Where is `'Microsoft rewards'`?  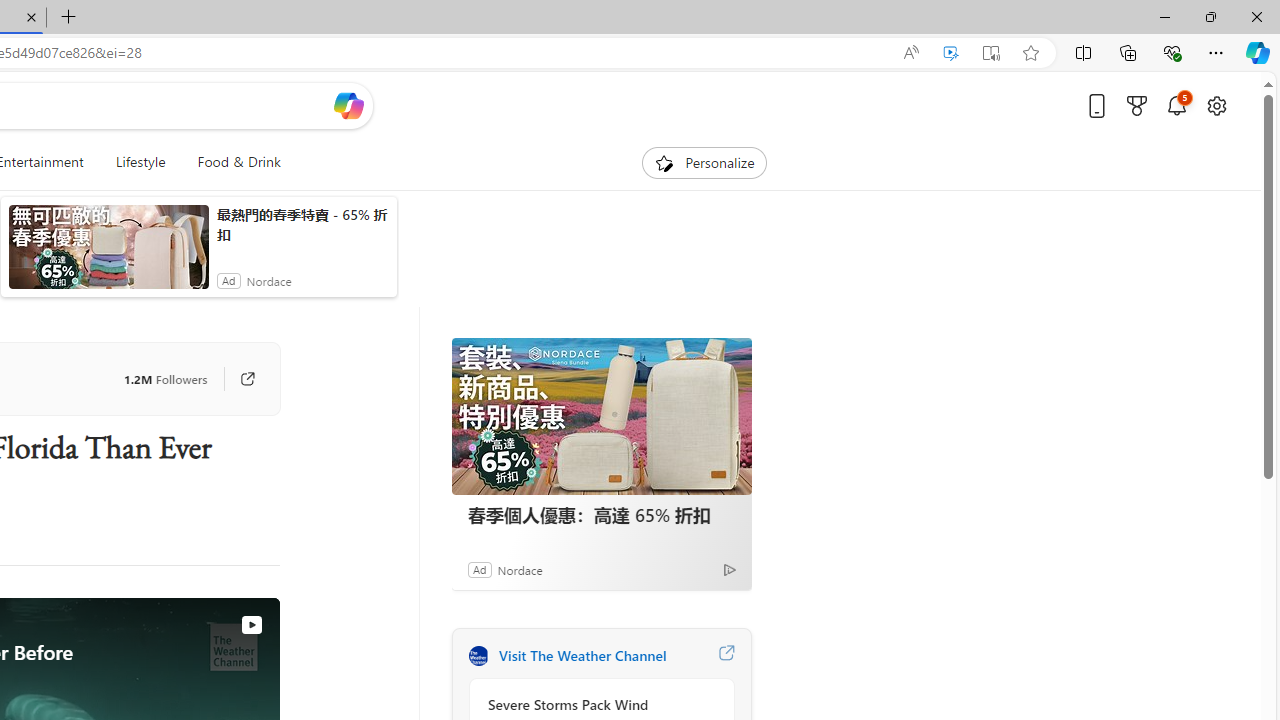
'Microsoft rewards' is located at coordinates (1137, 105).